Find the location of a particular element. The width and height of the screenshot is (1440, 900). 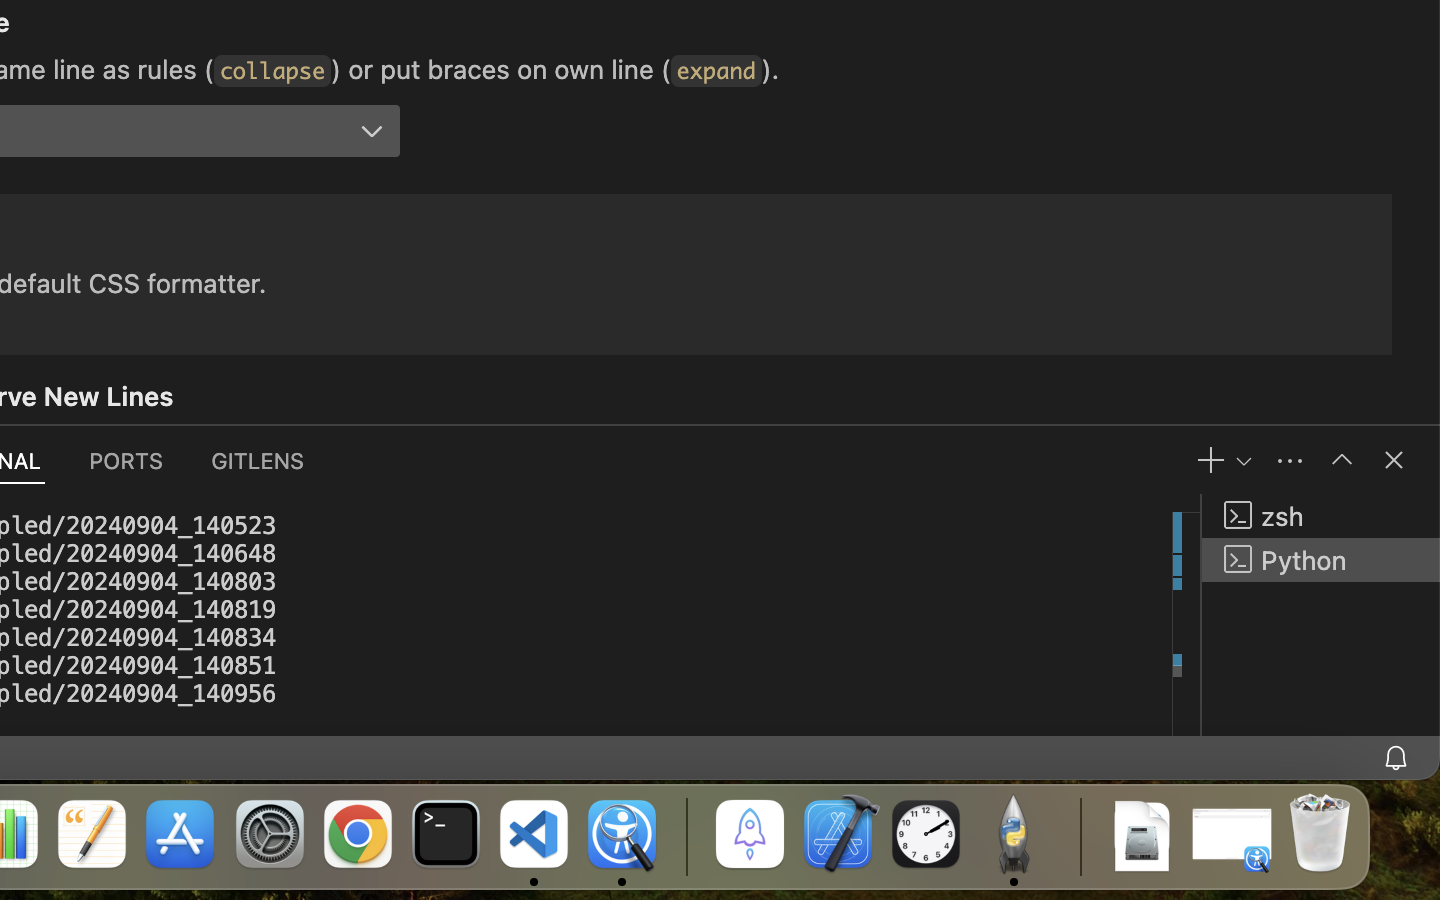

') or put braces on own line (' is located at coordinates (500, 68).